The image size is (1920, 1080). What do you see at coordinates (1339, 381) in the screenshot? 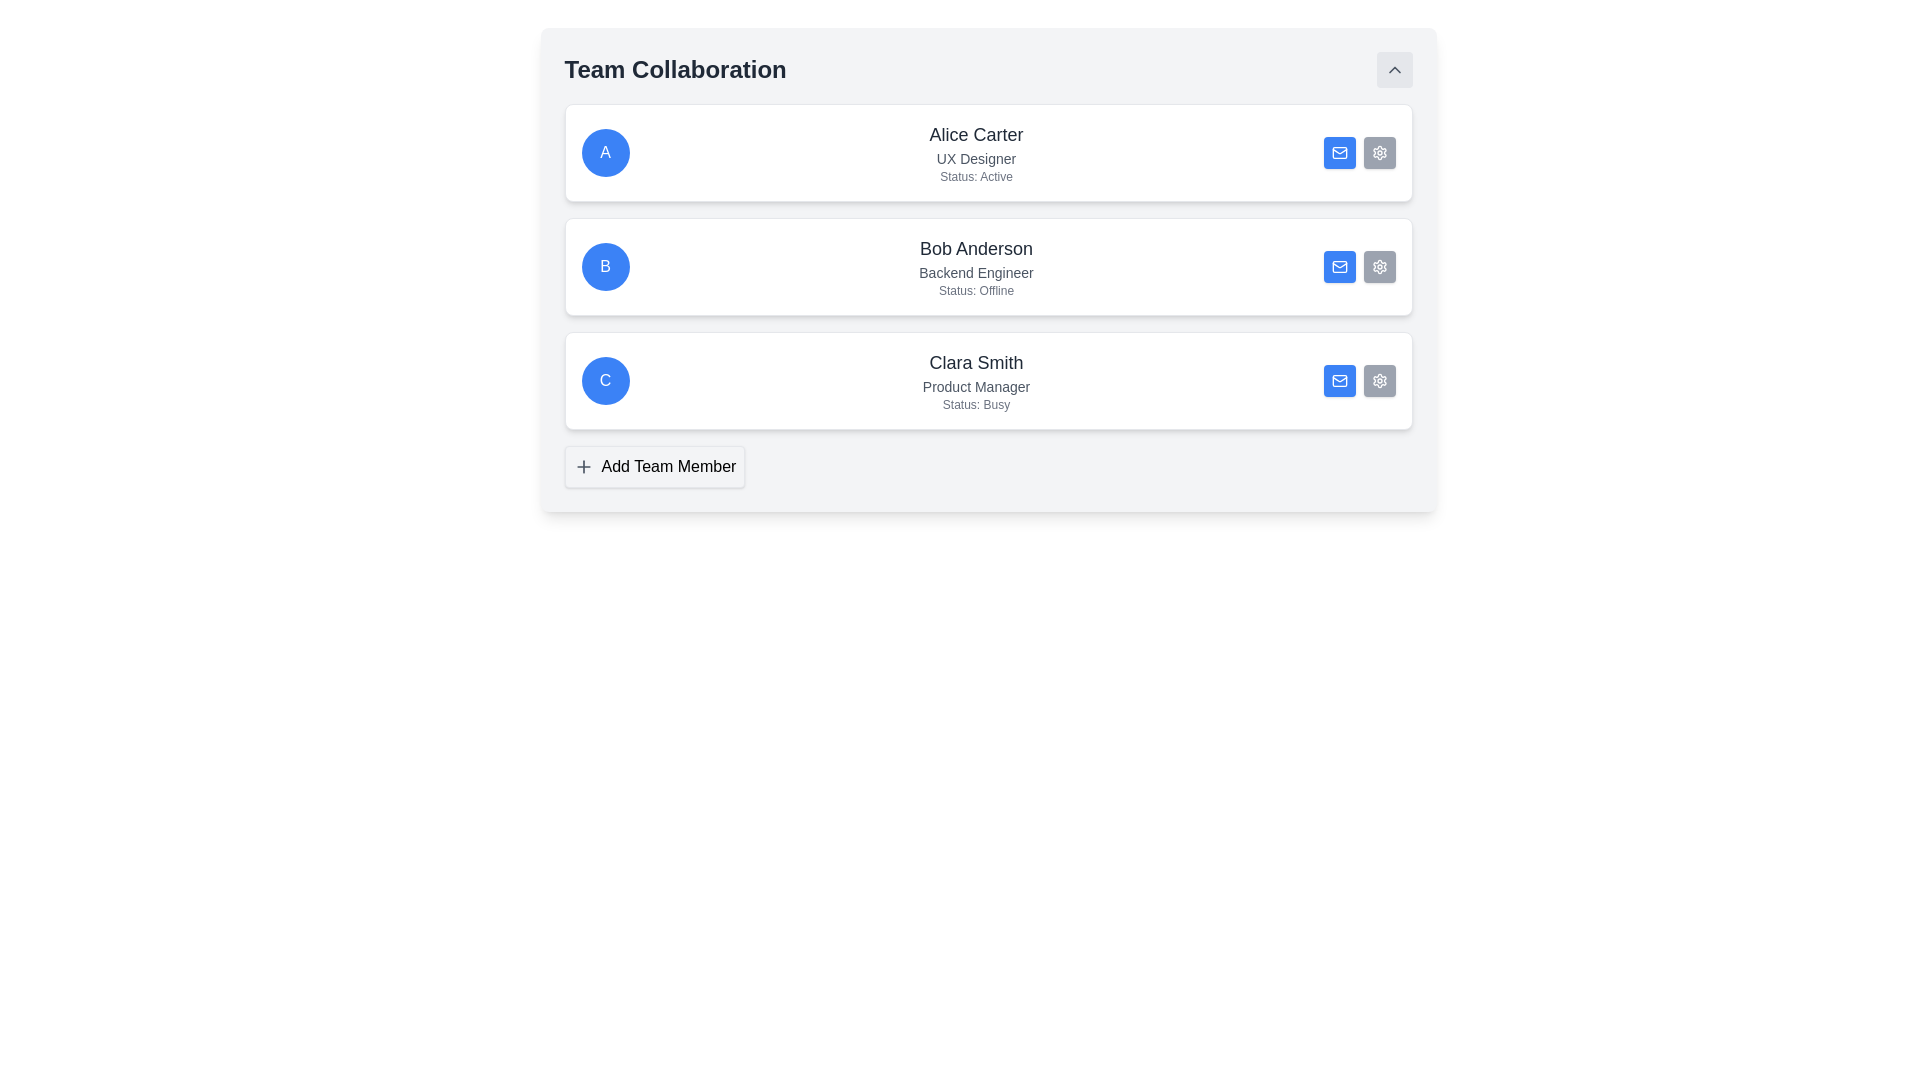
I see `the blue rectangular button with rounded corners inside the mail envelope icon for 'Clara Smith'` at bounding box center [1339, 381].